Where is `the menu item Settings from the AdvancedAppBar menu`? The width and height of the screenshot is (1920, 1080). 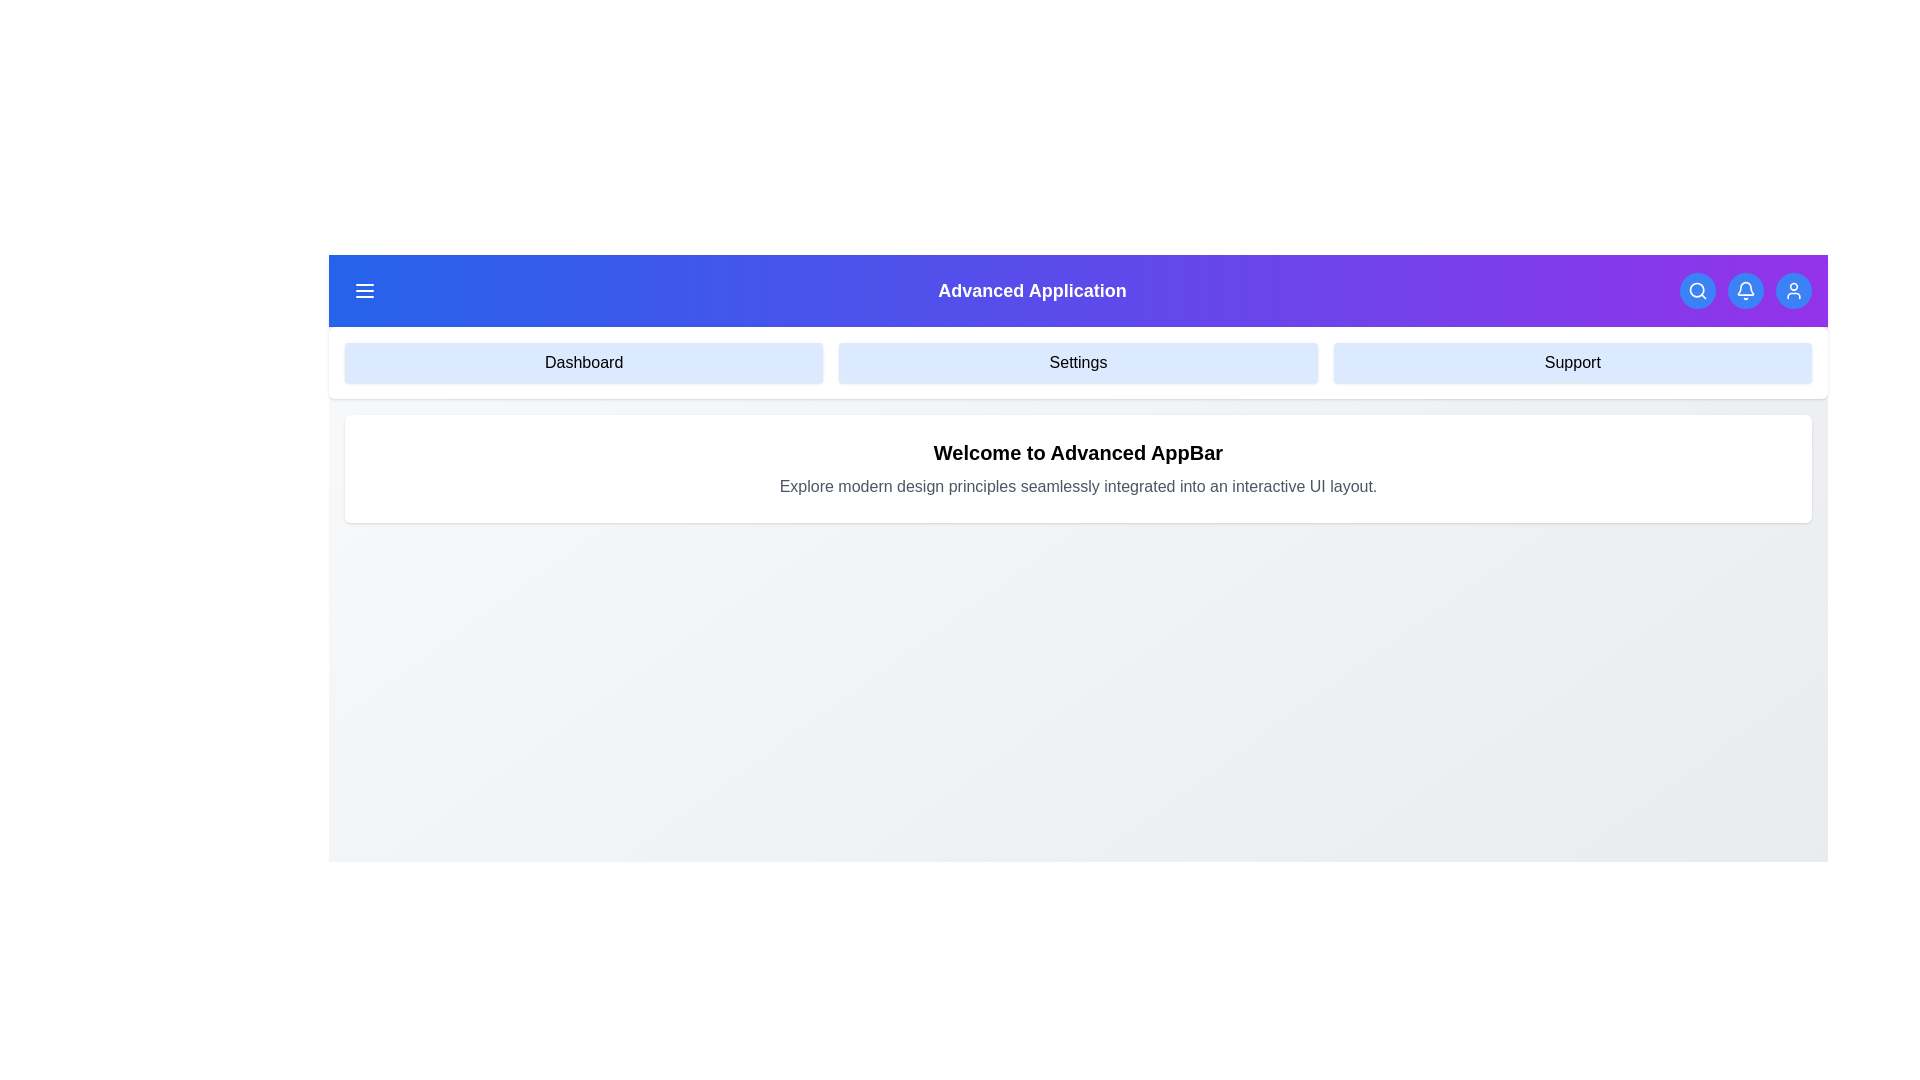
the menu item Settings from the AdvancedAppBar menu is located at coordinates (1077, 362).